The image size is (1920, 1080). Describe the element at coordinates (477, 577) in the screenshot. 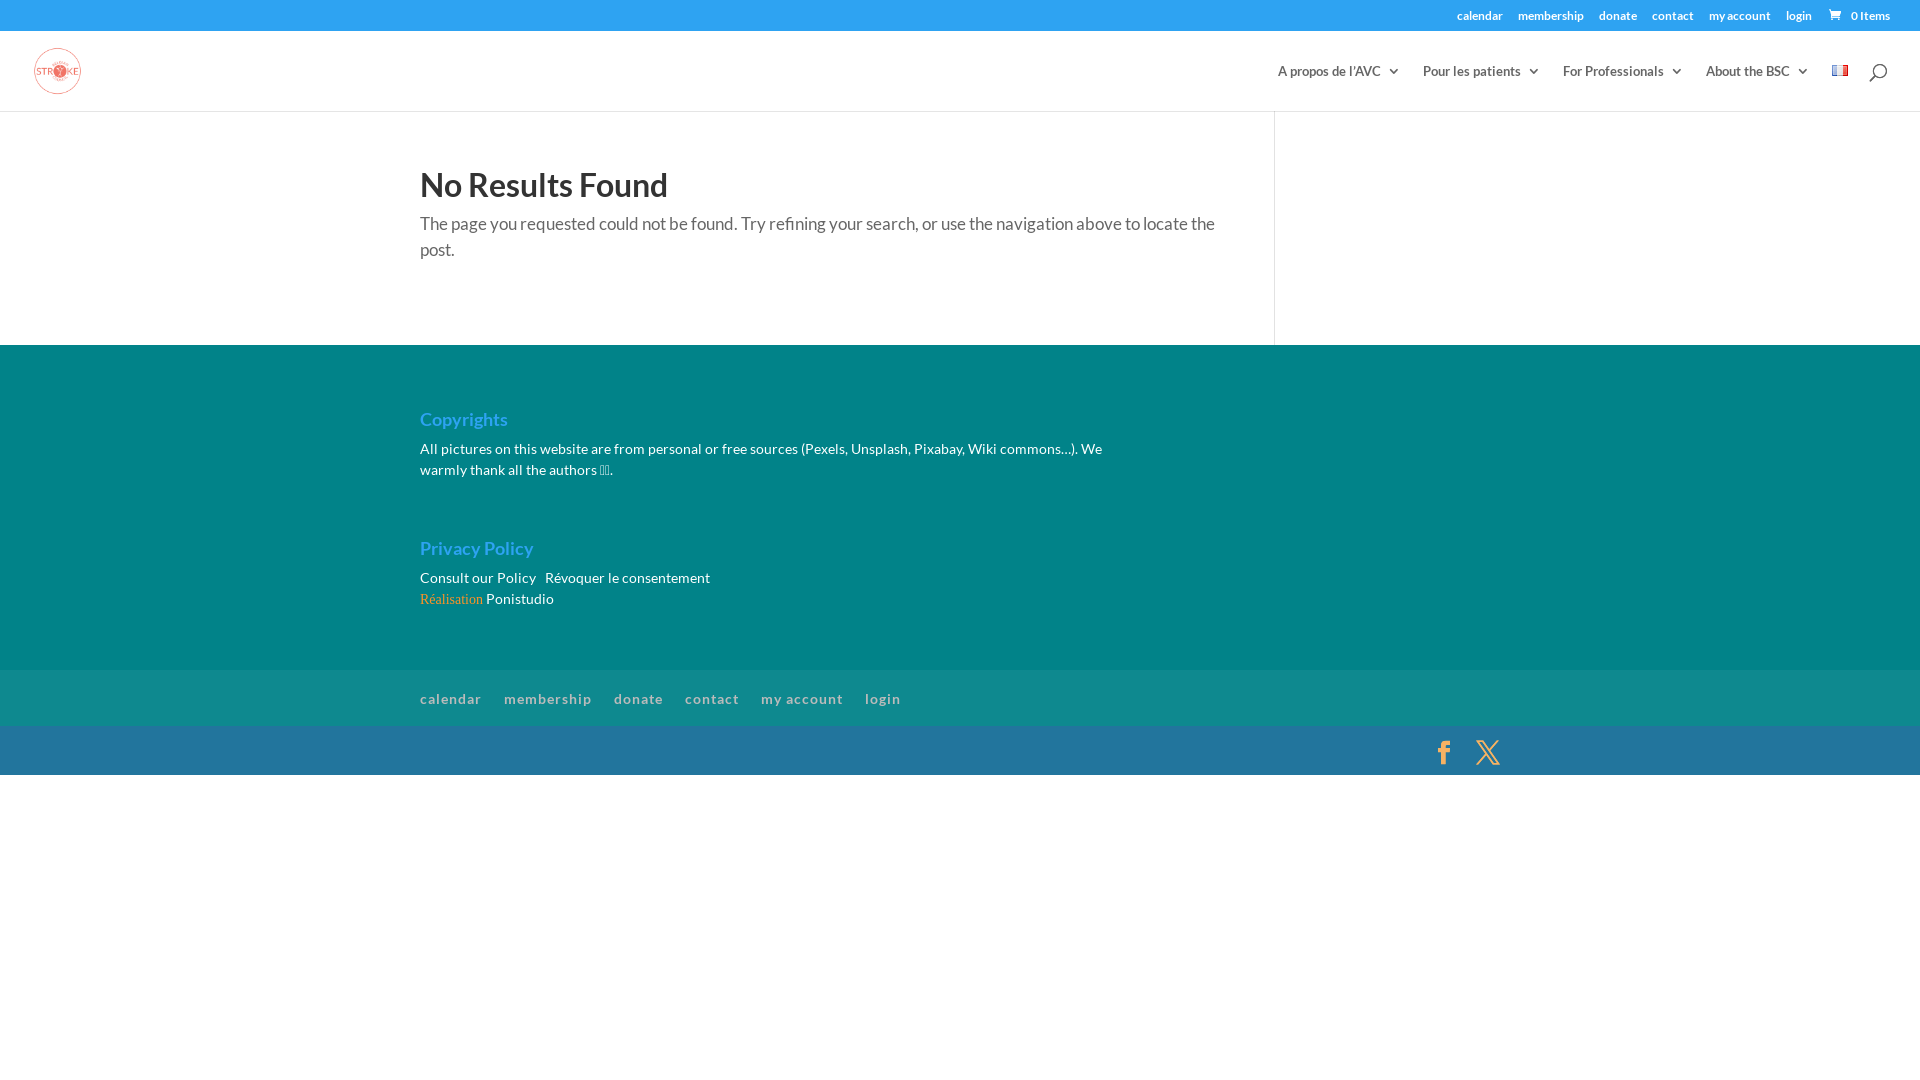

I see `'Consult our Policy'` at that location.